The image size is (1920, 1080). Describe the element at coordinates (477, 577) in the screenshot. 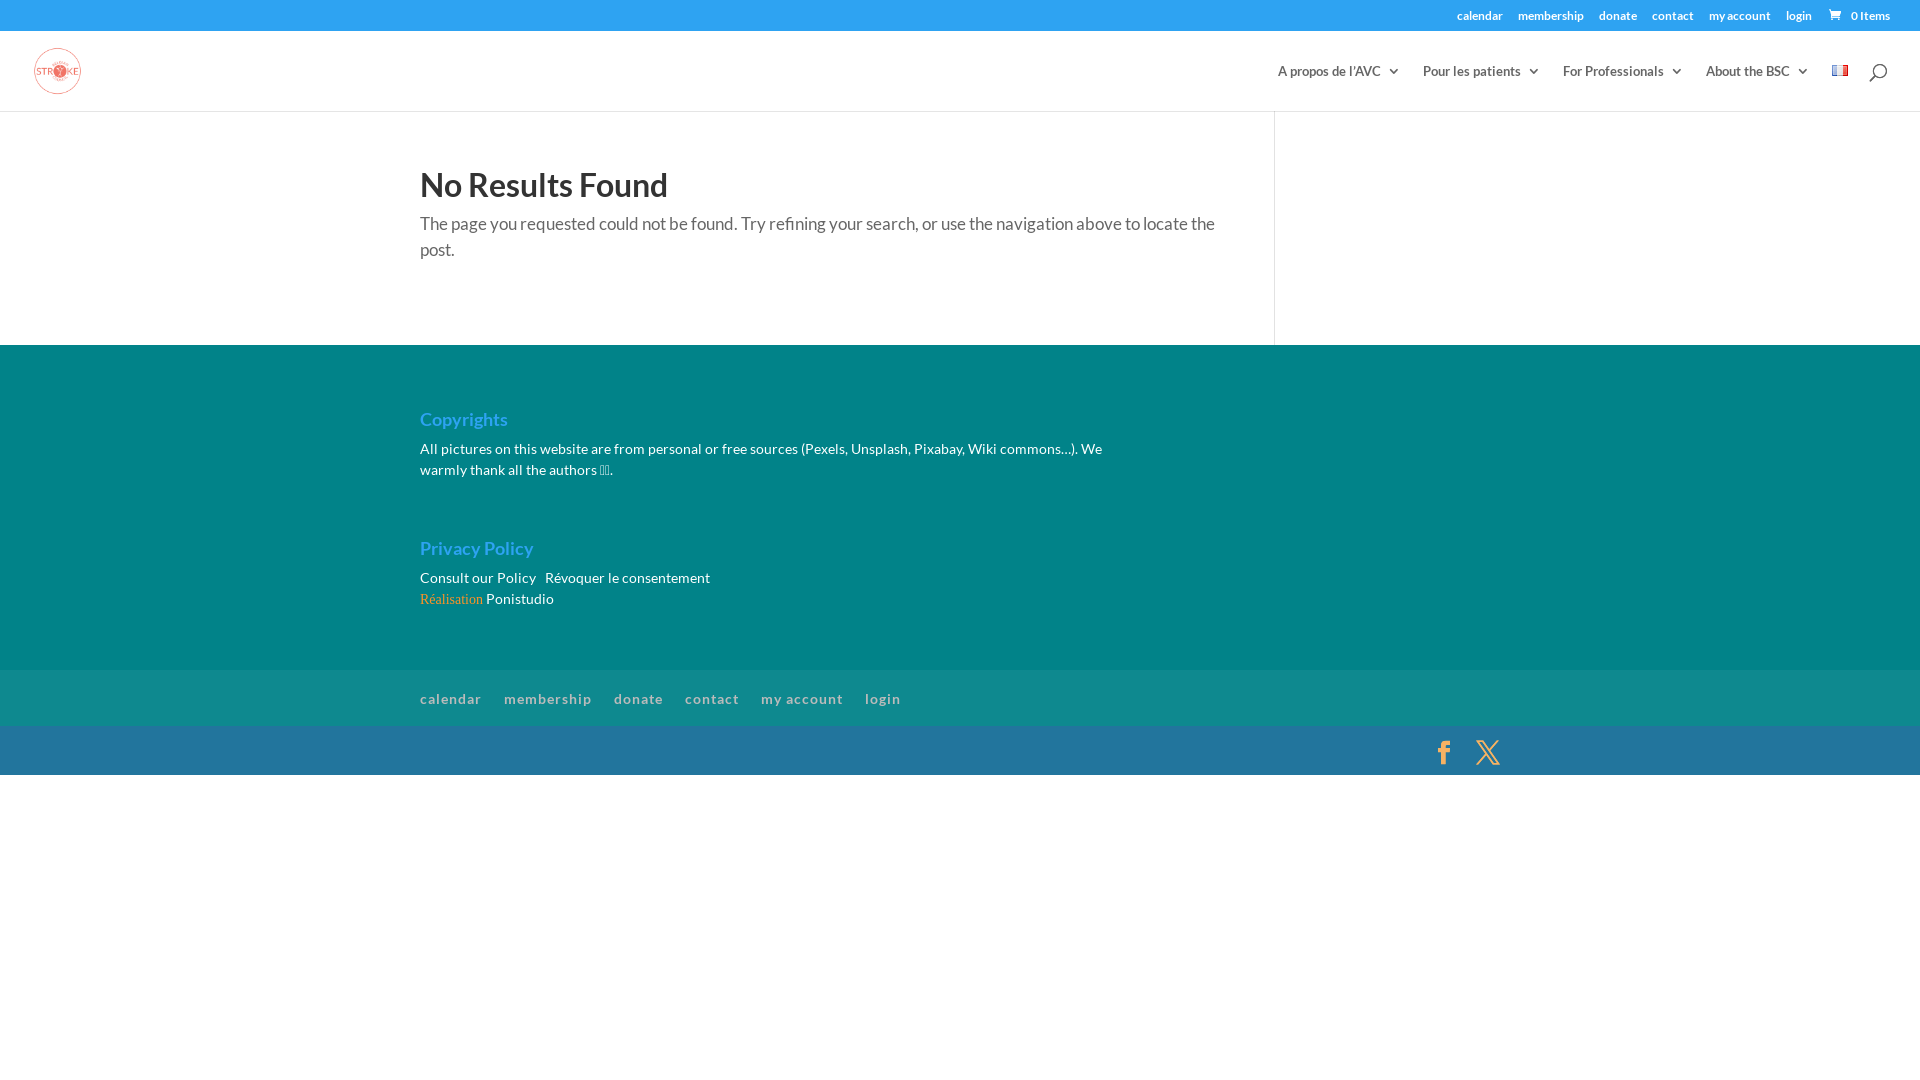

I see `'Consult our Policy'` at that location.